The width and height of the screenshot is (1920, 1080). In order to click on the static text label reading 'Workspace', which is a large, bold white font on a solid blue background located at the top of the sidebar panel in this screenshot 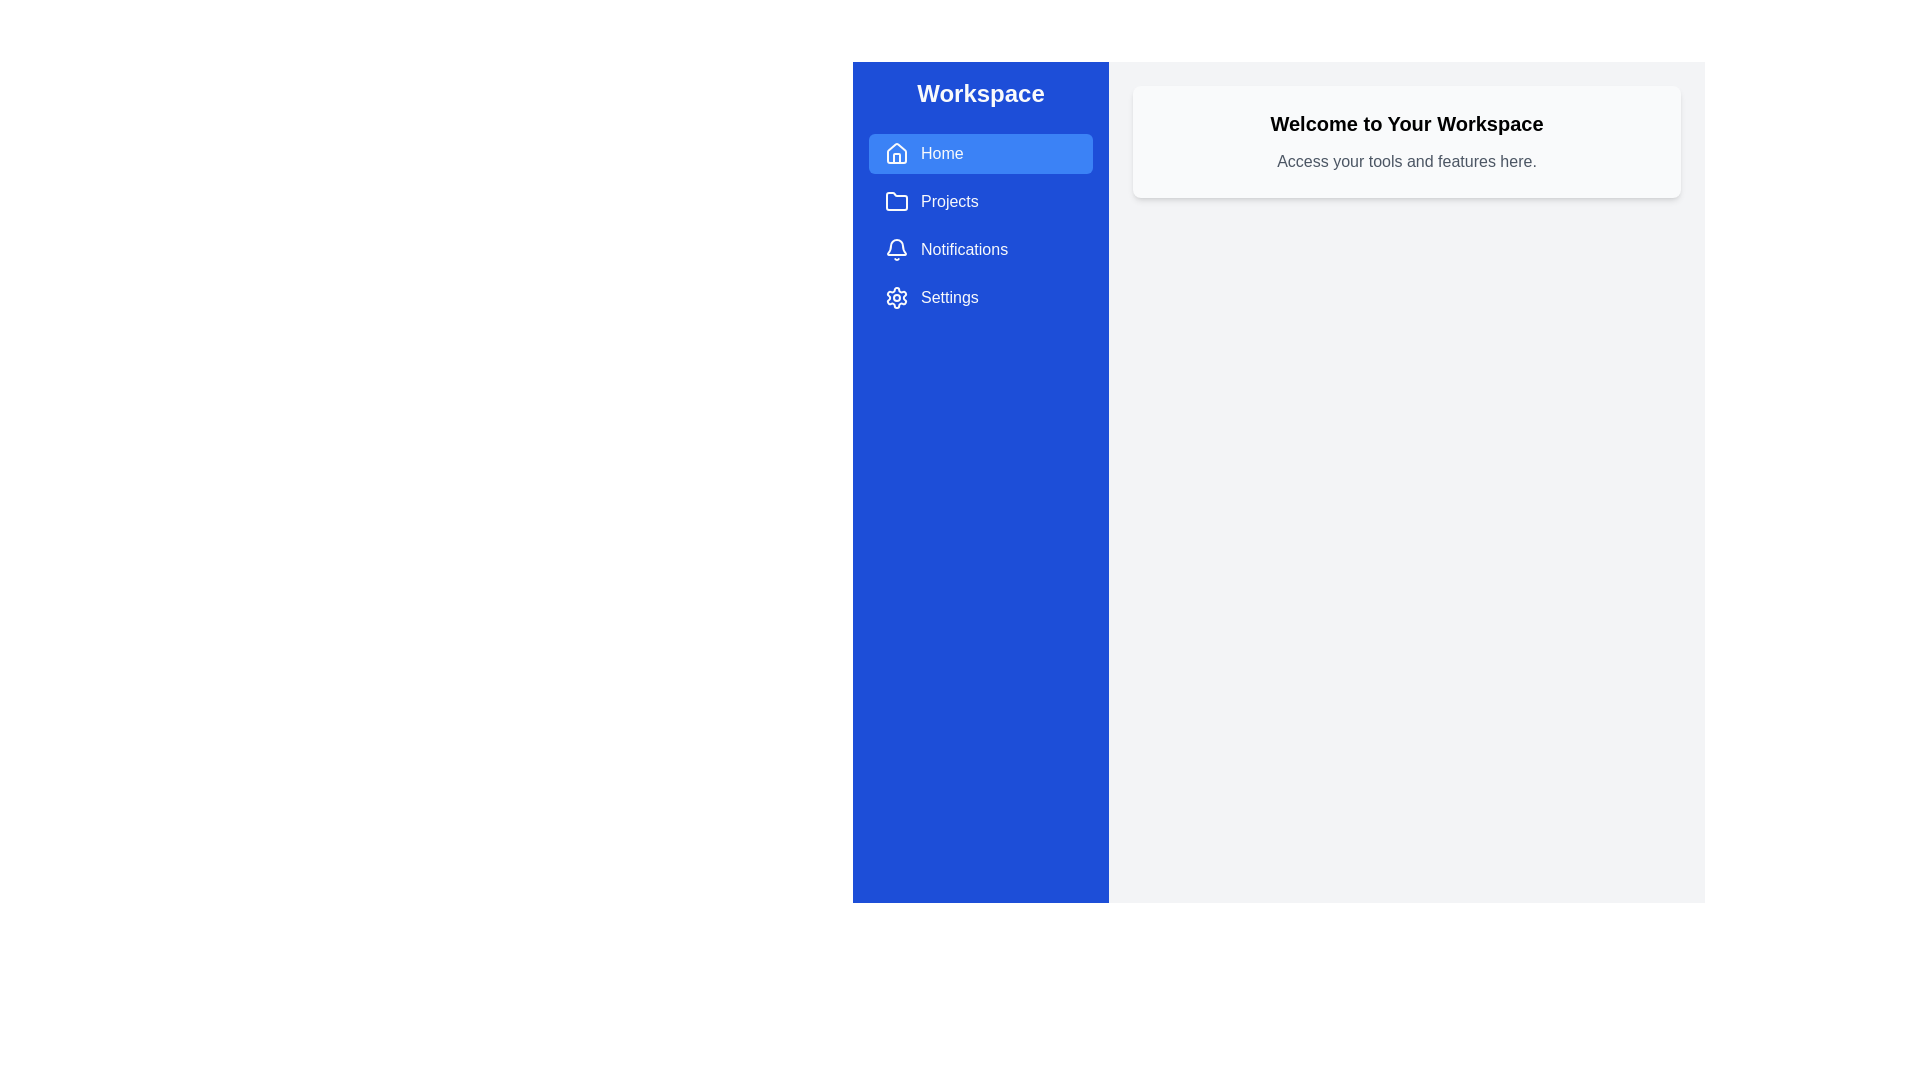, I will do `click(980, 93)`.